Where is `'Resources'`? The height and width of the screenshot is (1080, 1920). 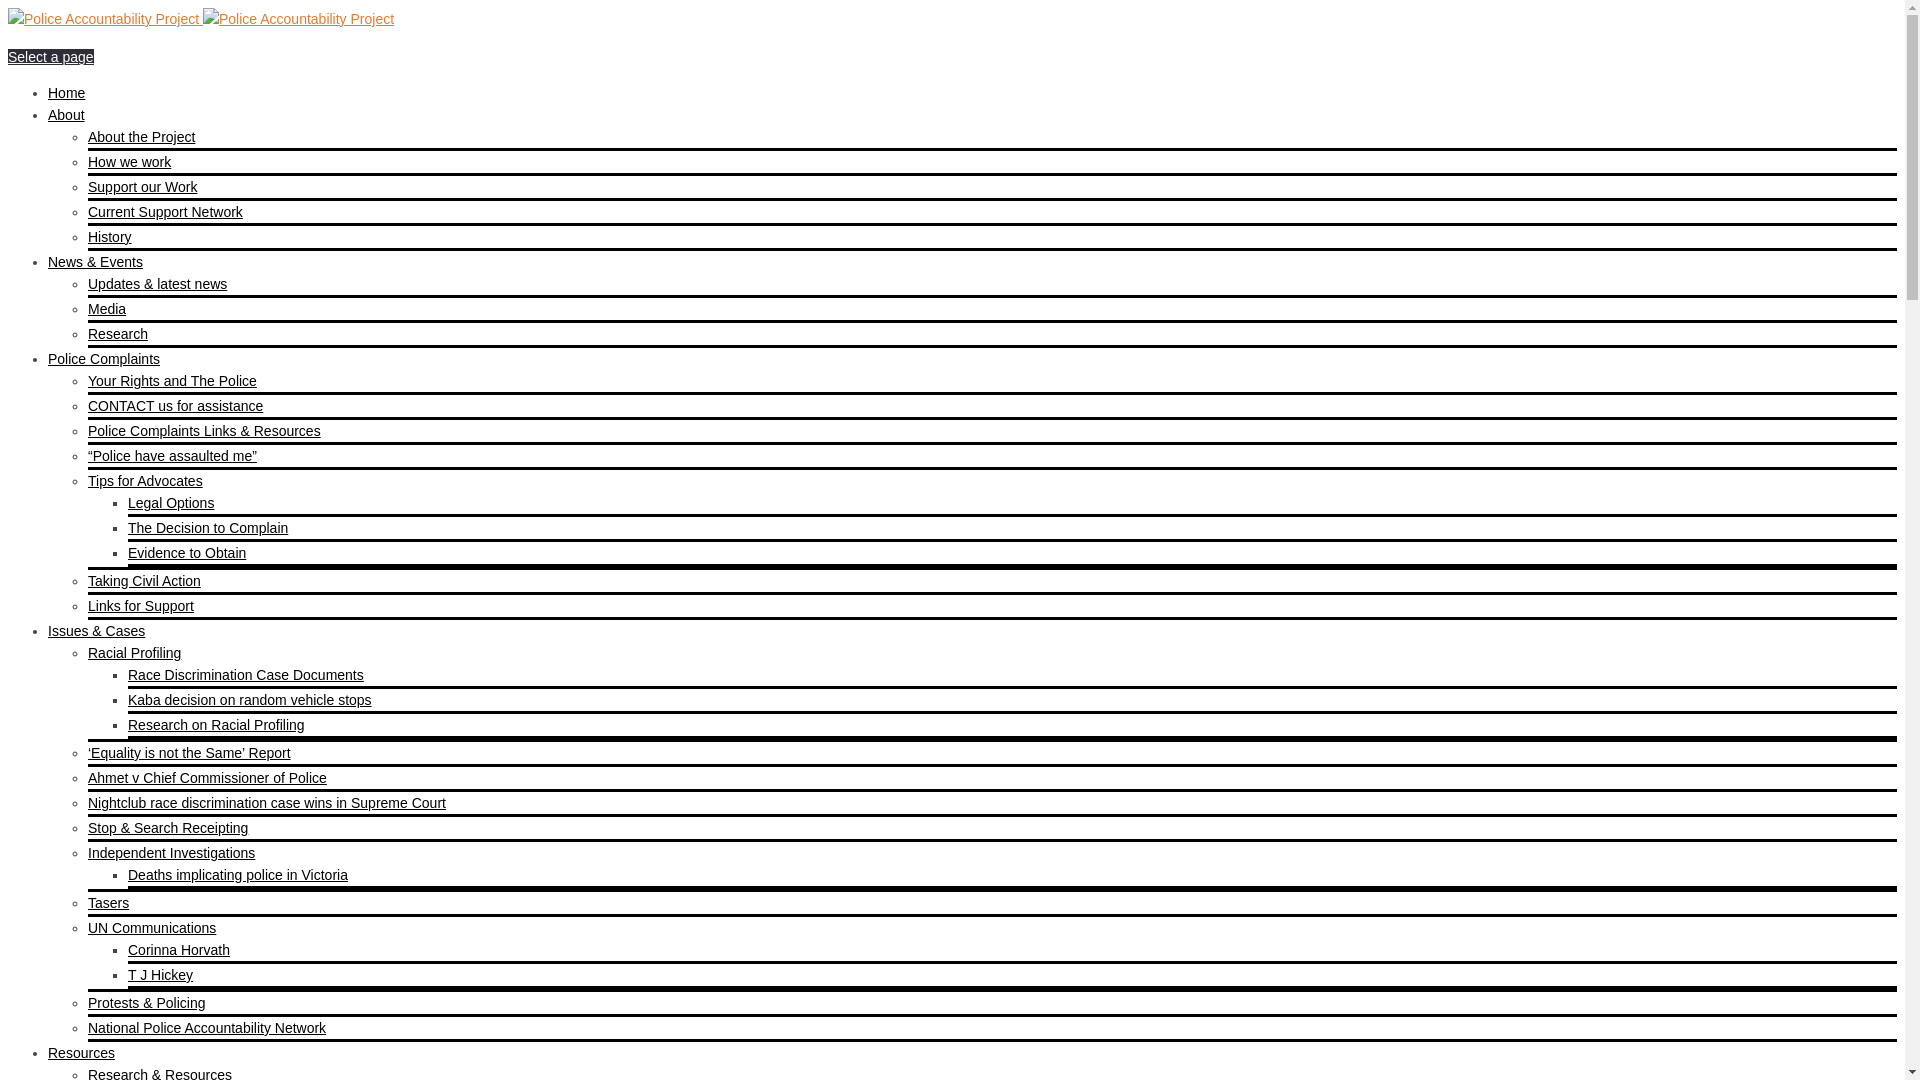
'Resources' is located at coordinates (48, 1052).